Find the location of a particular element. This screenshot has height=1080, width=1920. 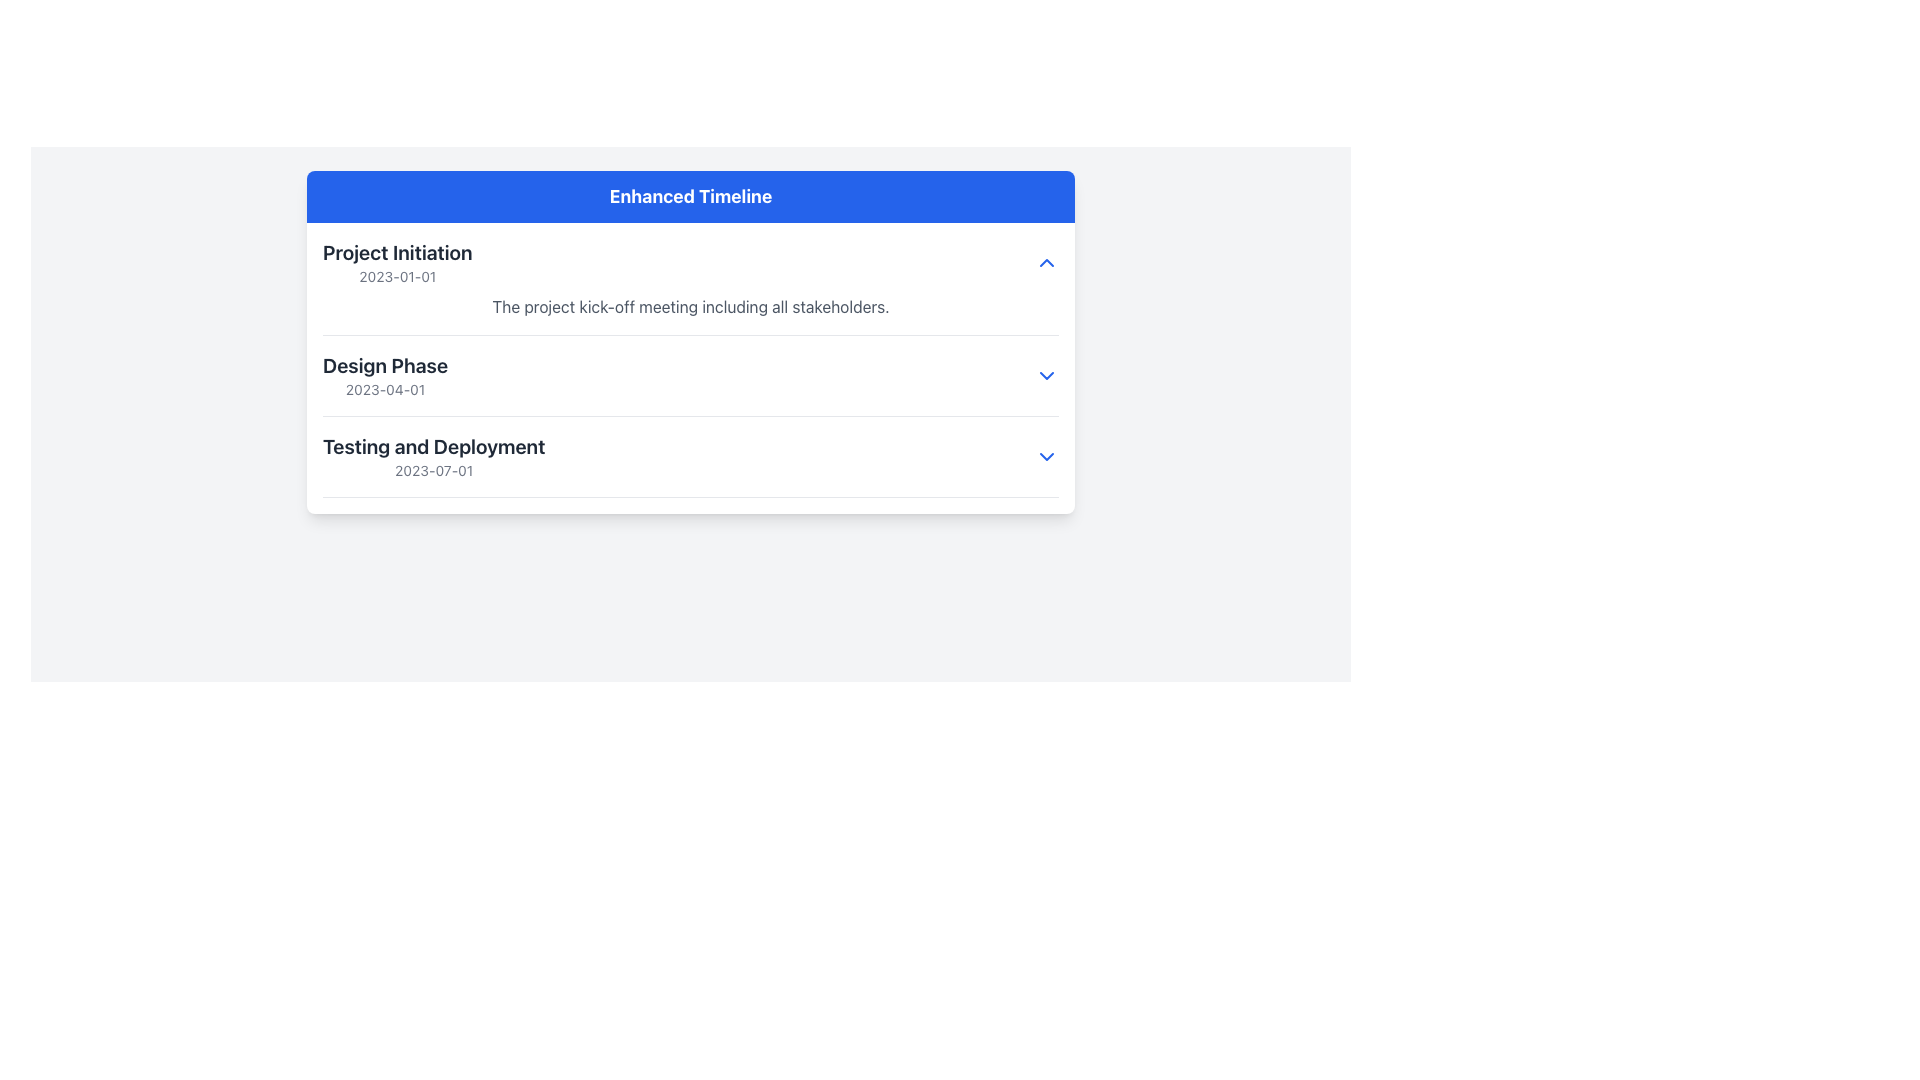

the downward-pointing chevron icon styled in blue, located at the far right of the row labeled 'Design Phase' with the subtitle '2023-04-01' is located at coordinates (1045, 375).